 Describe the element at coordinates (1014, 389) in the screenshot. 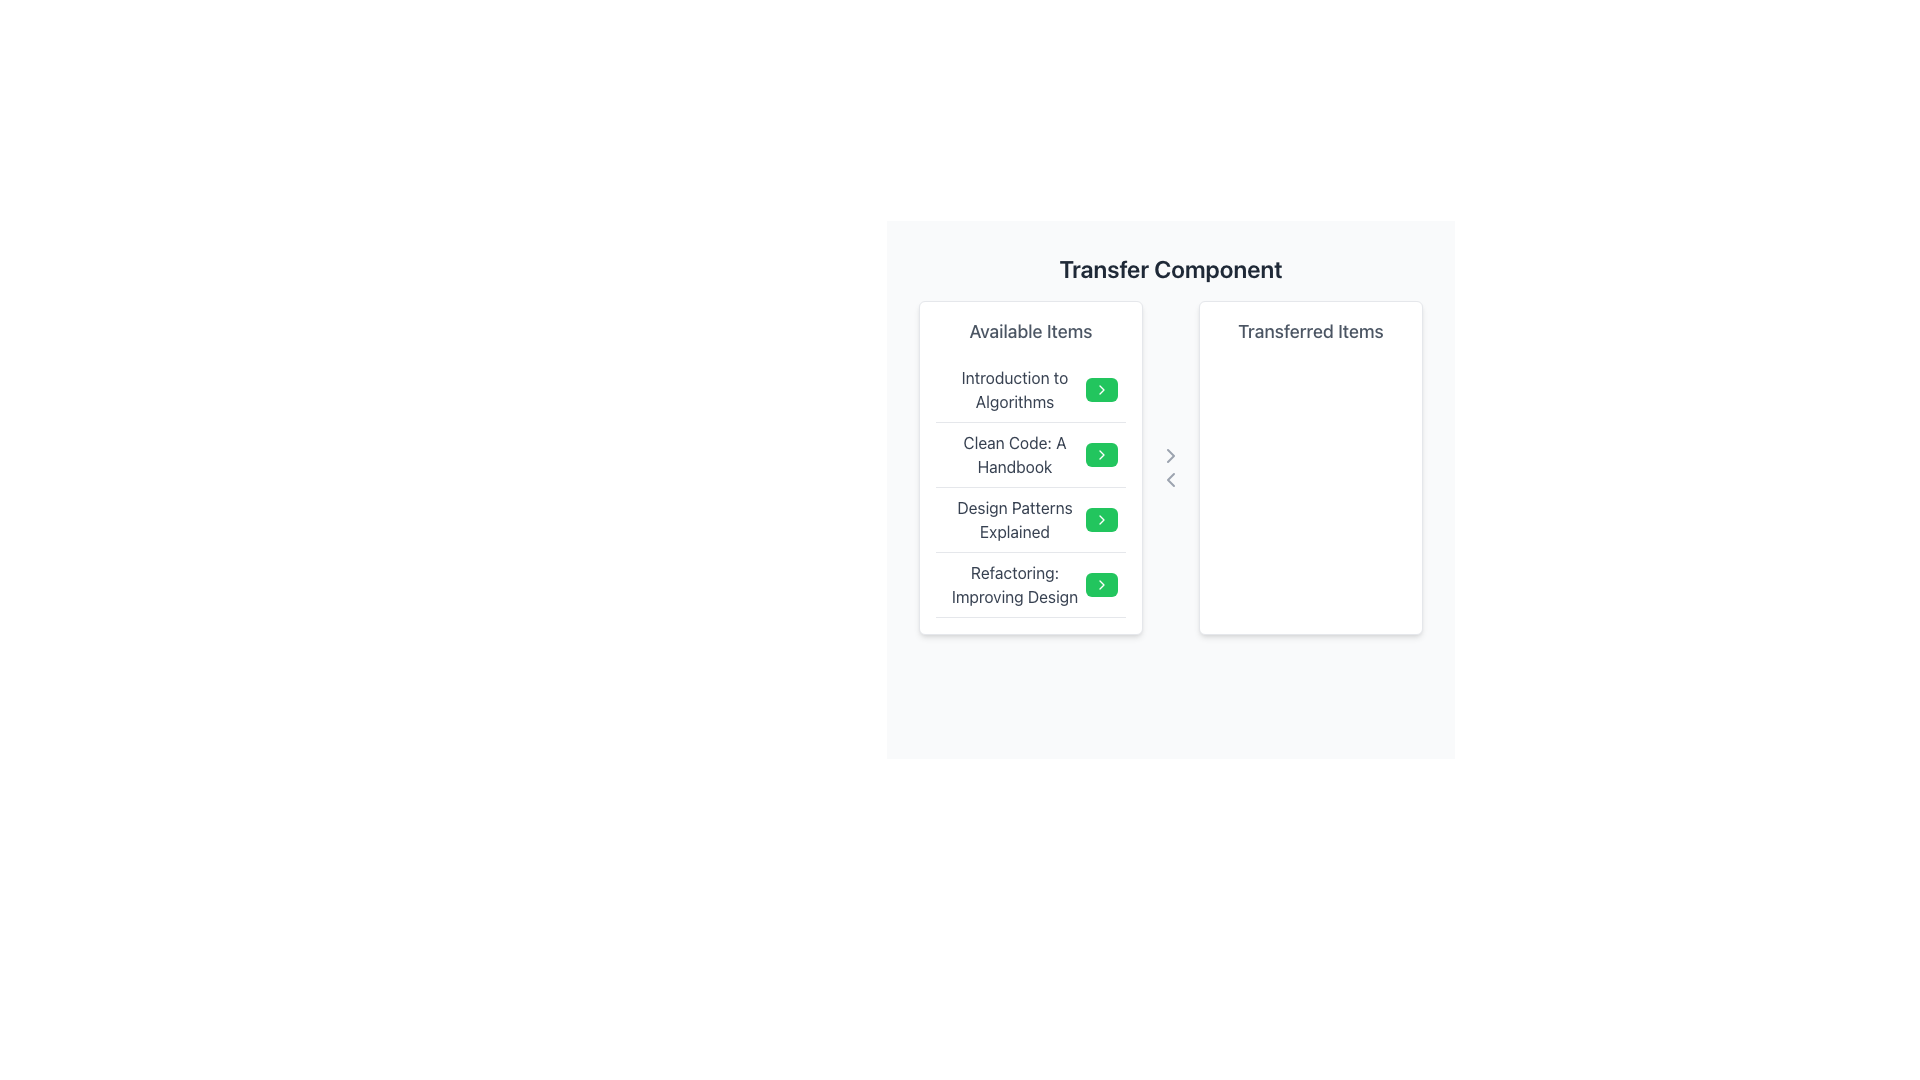

I see `the Text label that serves as a title for the first item in the 'Available Items' list, located to the left of the interactive green button` at that location.